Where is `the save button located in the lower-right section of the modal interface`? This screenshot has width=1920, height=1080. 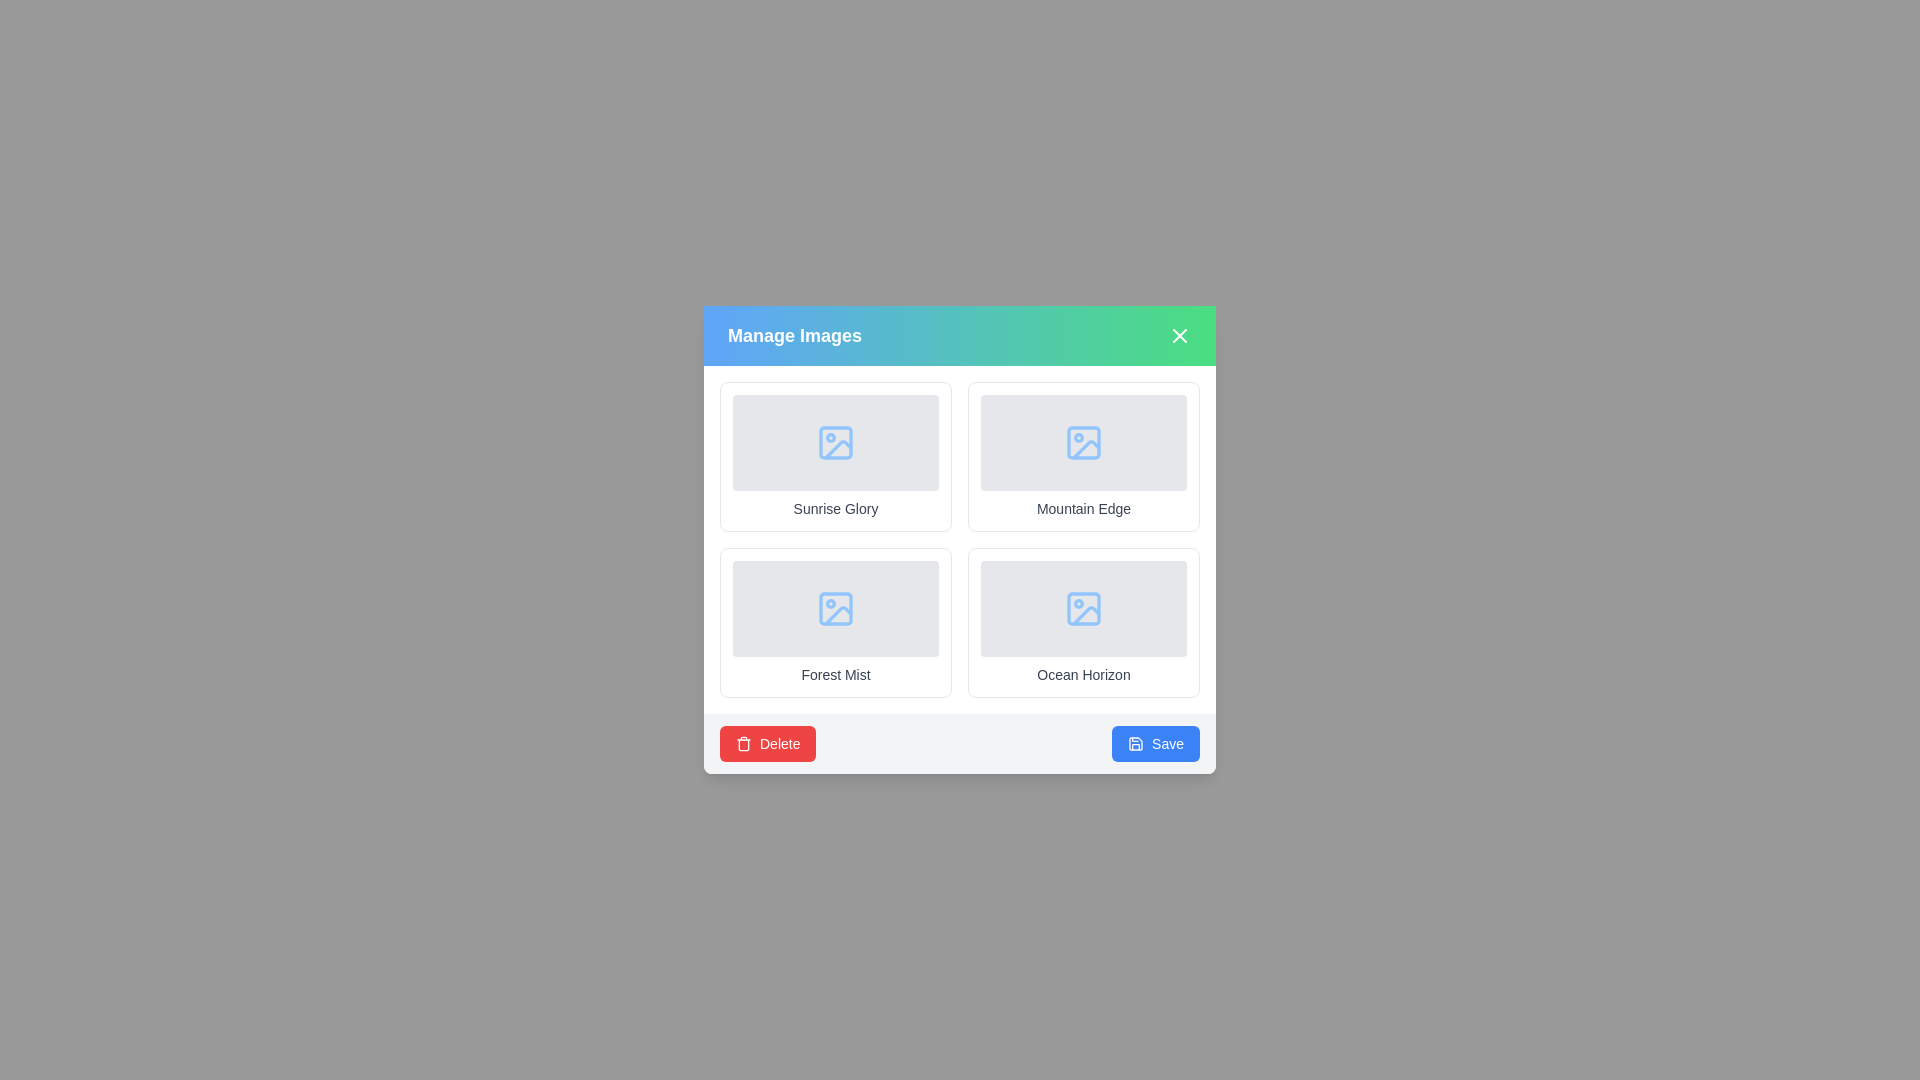
the save button located in the lower-right section of the modal interface is located at coordinates (1156, 744).